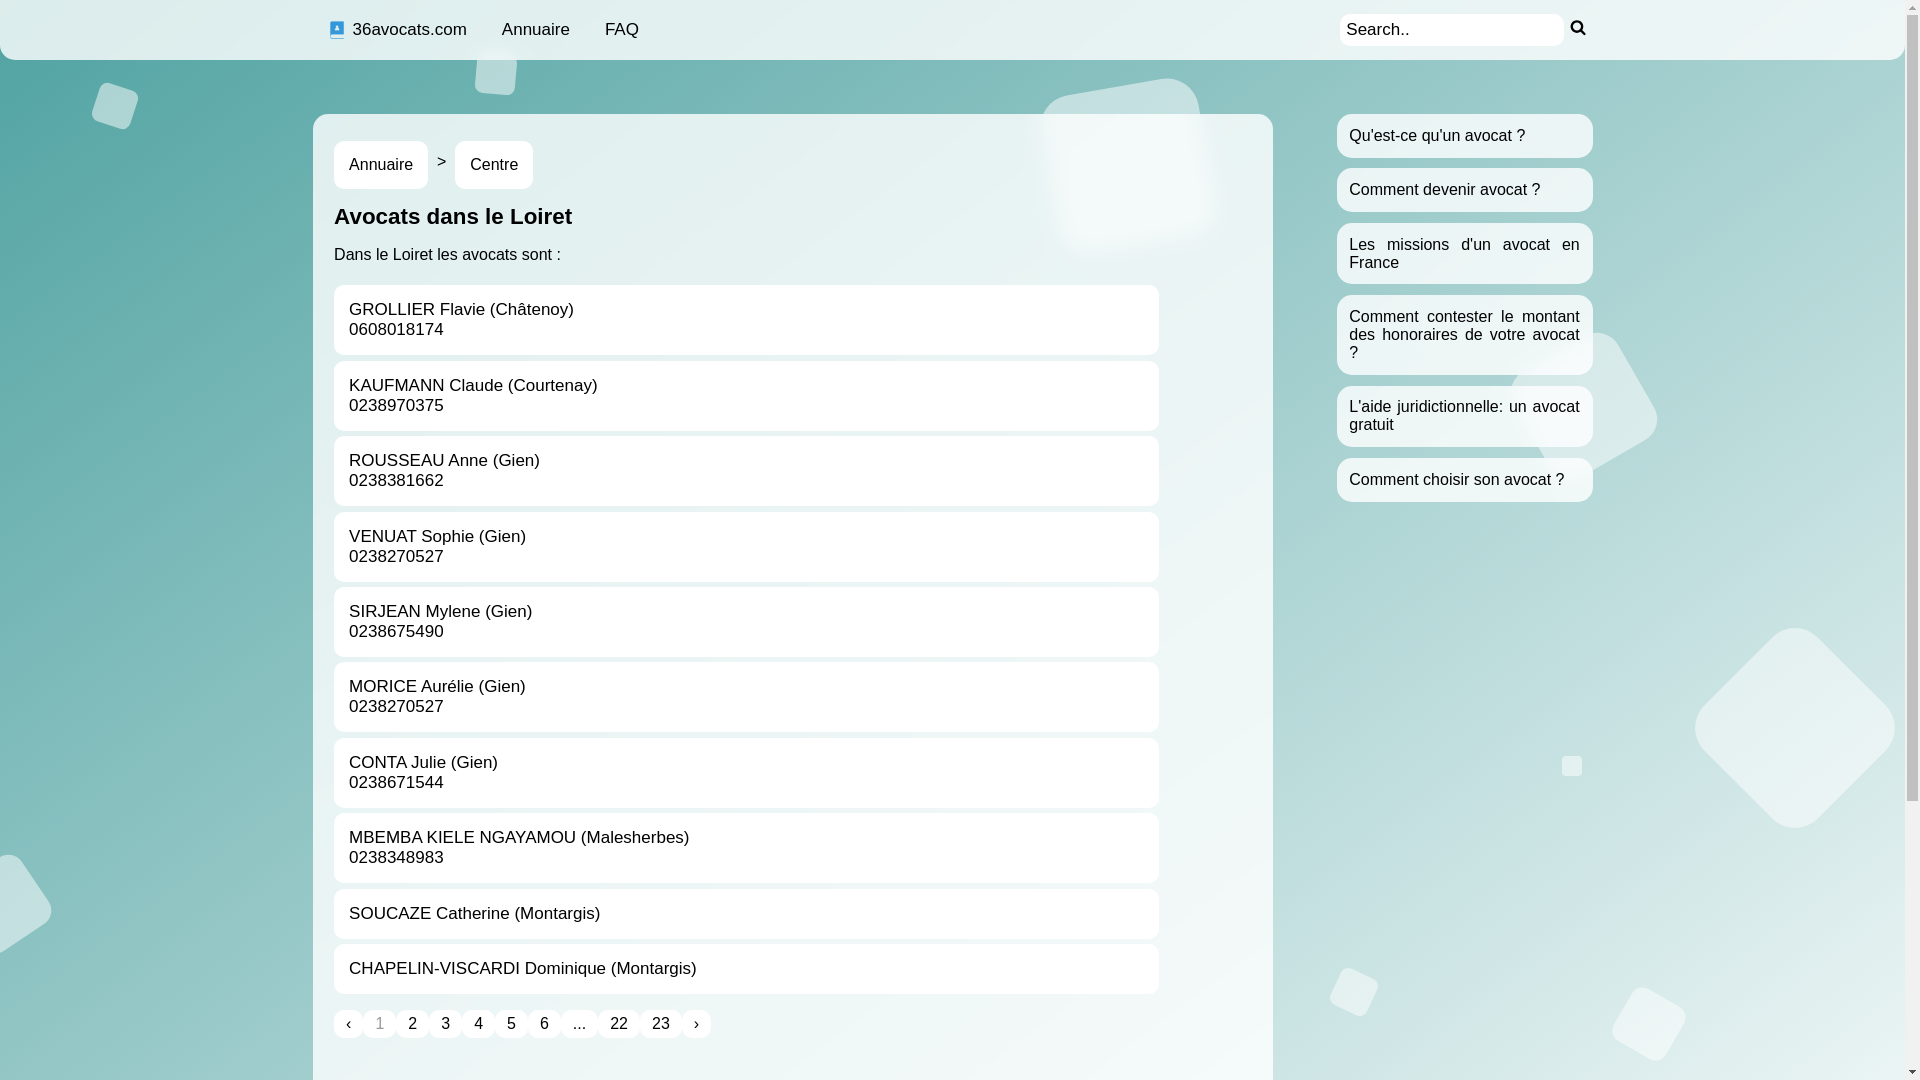 The height and width of the screenshot is (1080, 1920). What do you see at coordinates (411, 1023) in the screenshot?
I see `'2'` at bounding box center [411, 1023].